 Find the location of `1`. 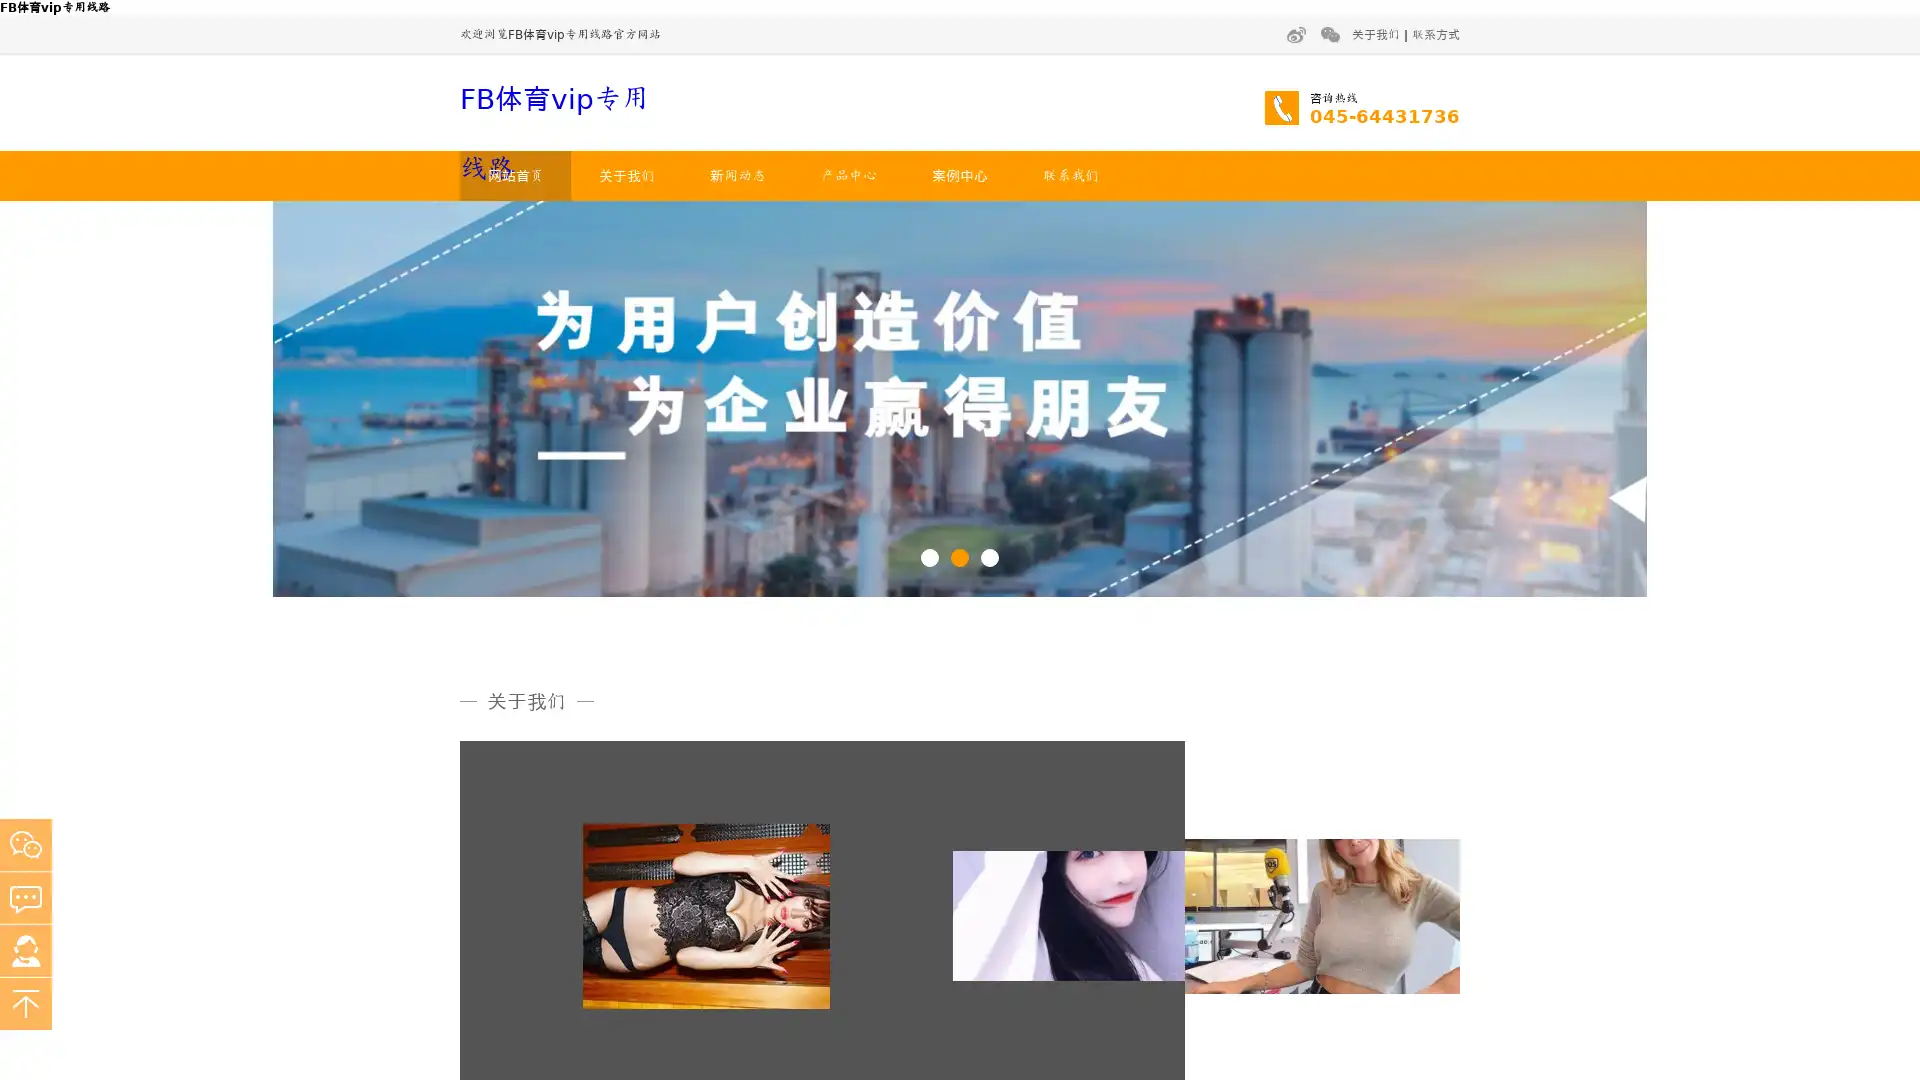

1 is located at coordinates (929, 556).